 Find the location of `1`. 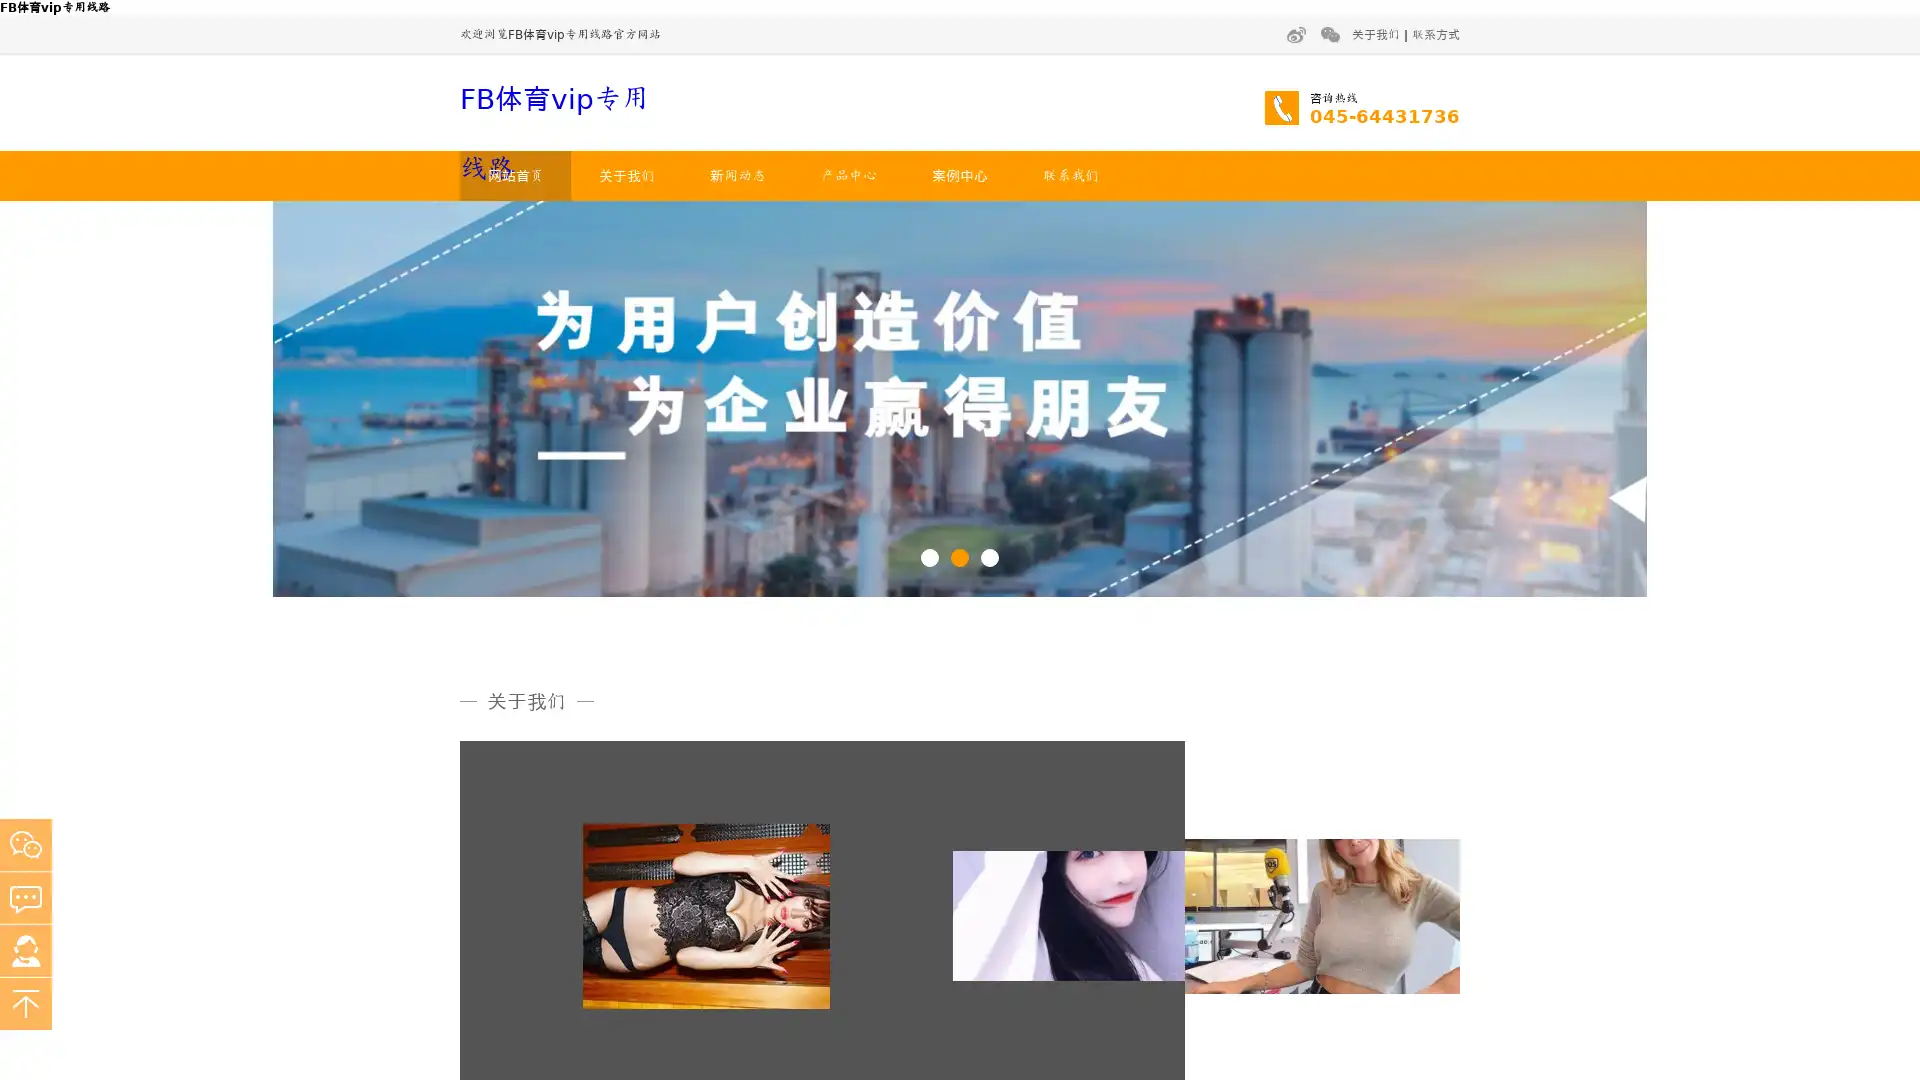

1 is located at coordinates (929, 556).